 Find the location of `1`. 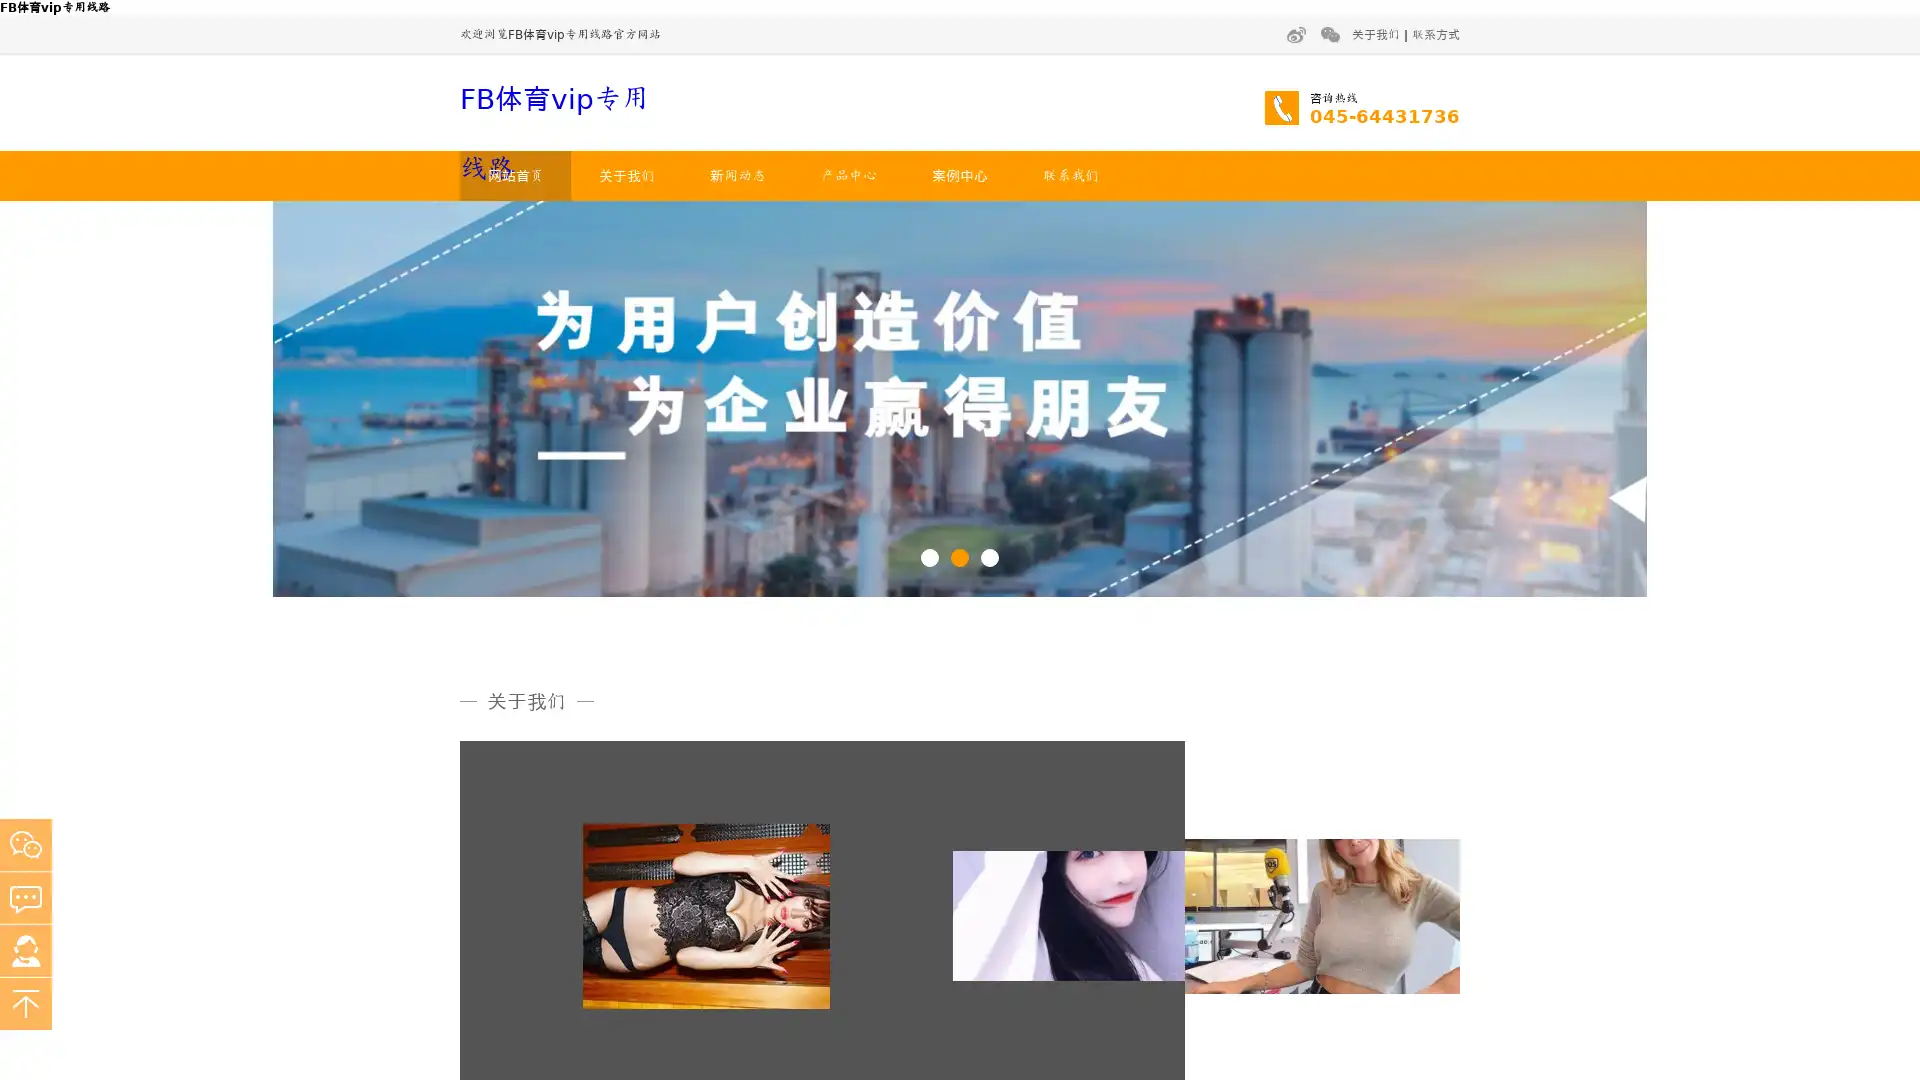

1 is located at coordinates (929, 556).